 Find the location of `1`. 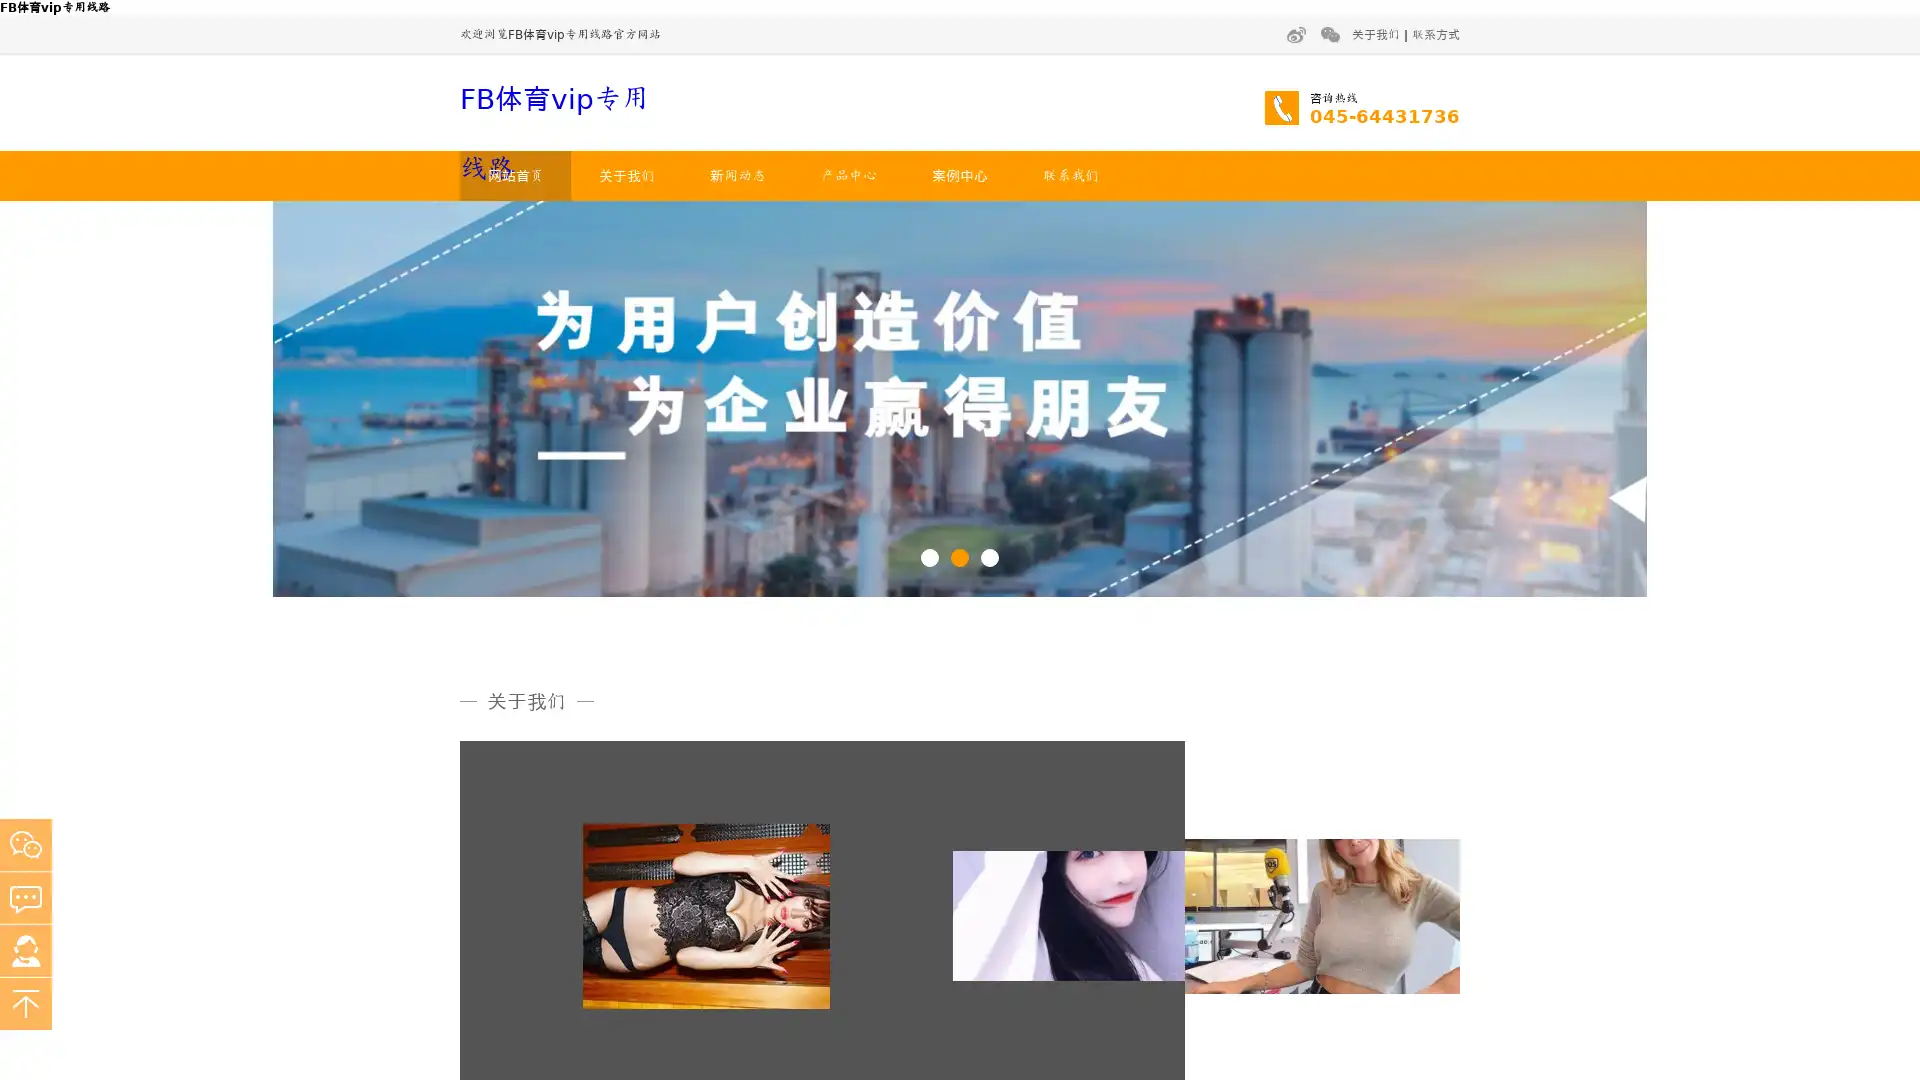

1 is located at coordinates (929, 556).